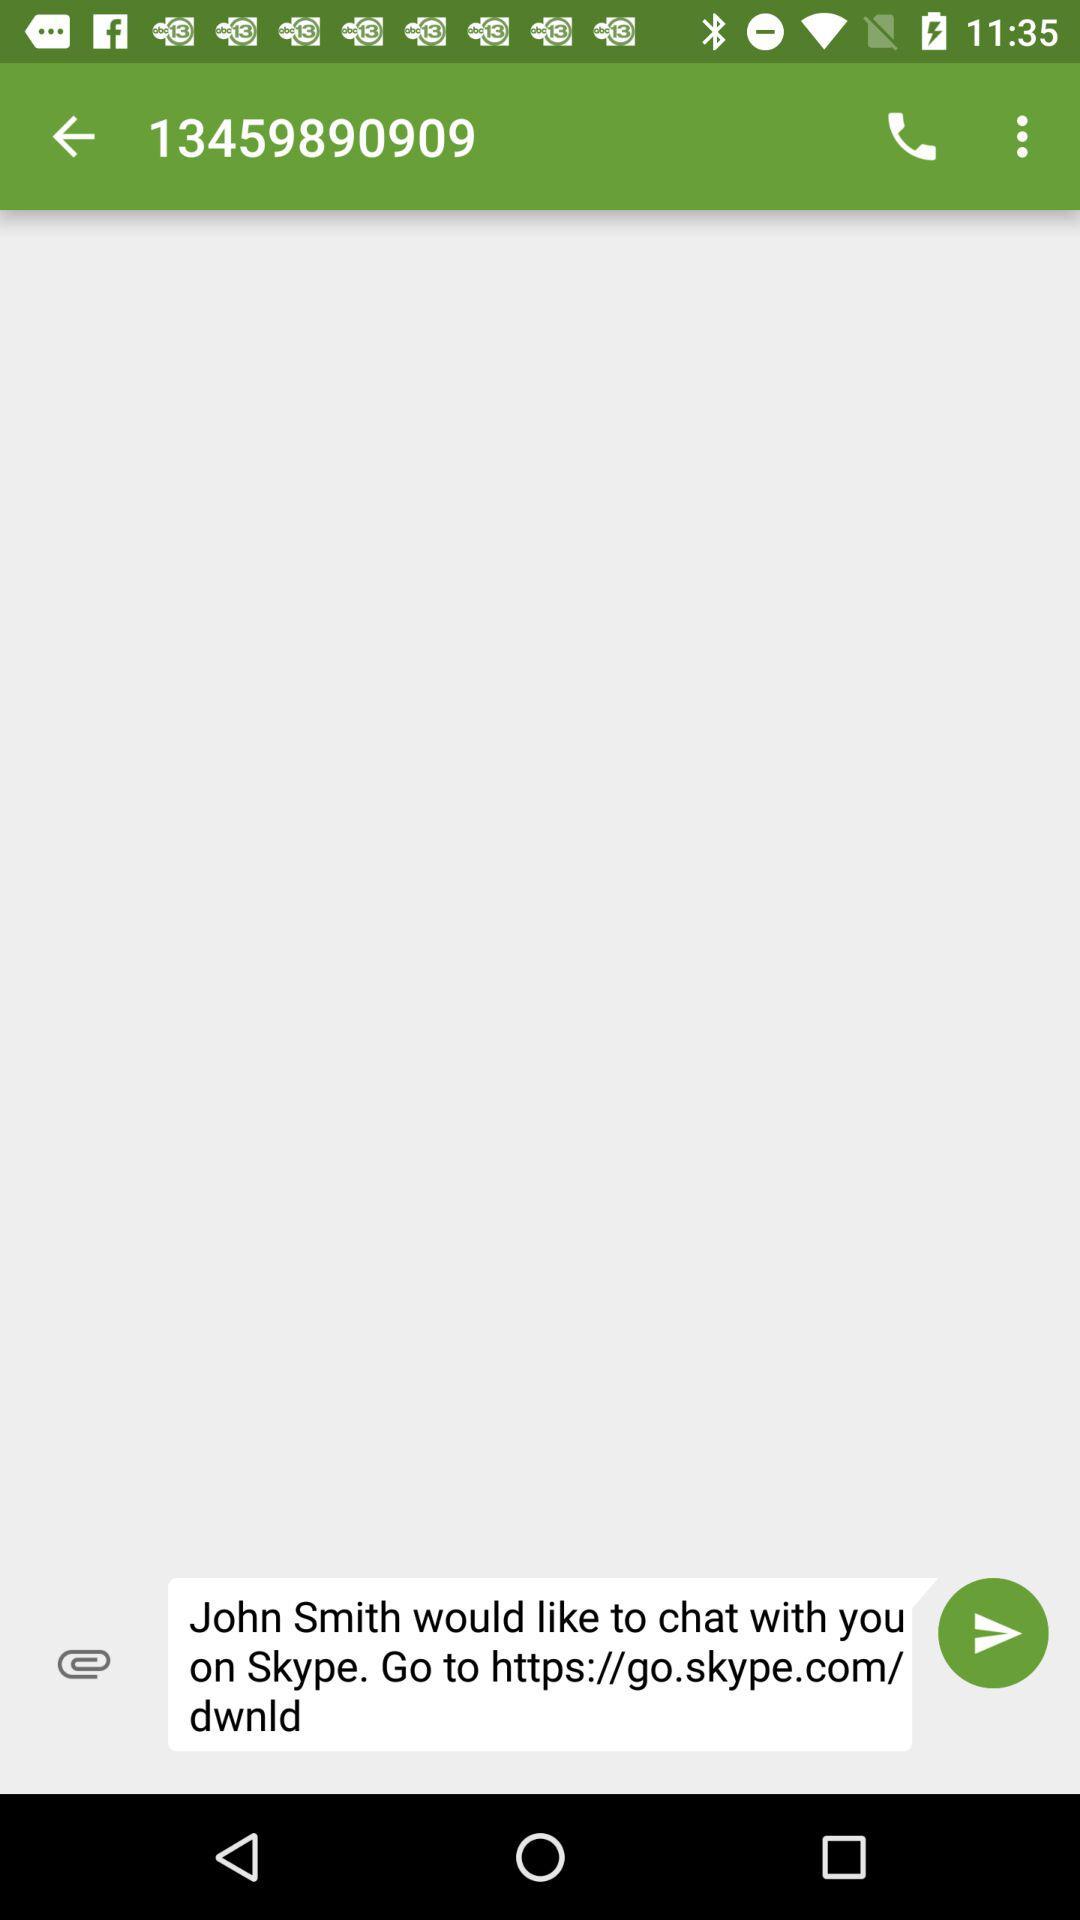 The height and width of the screenshot is (1920, 1080). I want to click on the item to the right of the john smith would icon, so click(993, 1633).